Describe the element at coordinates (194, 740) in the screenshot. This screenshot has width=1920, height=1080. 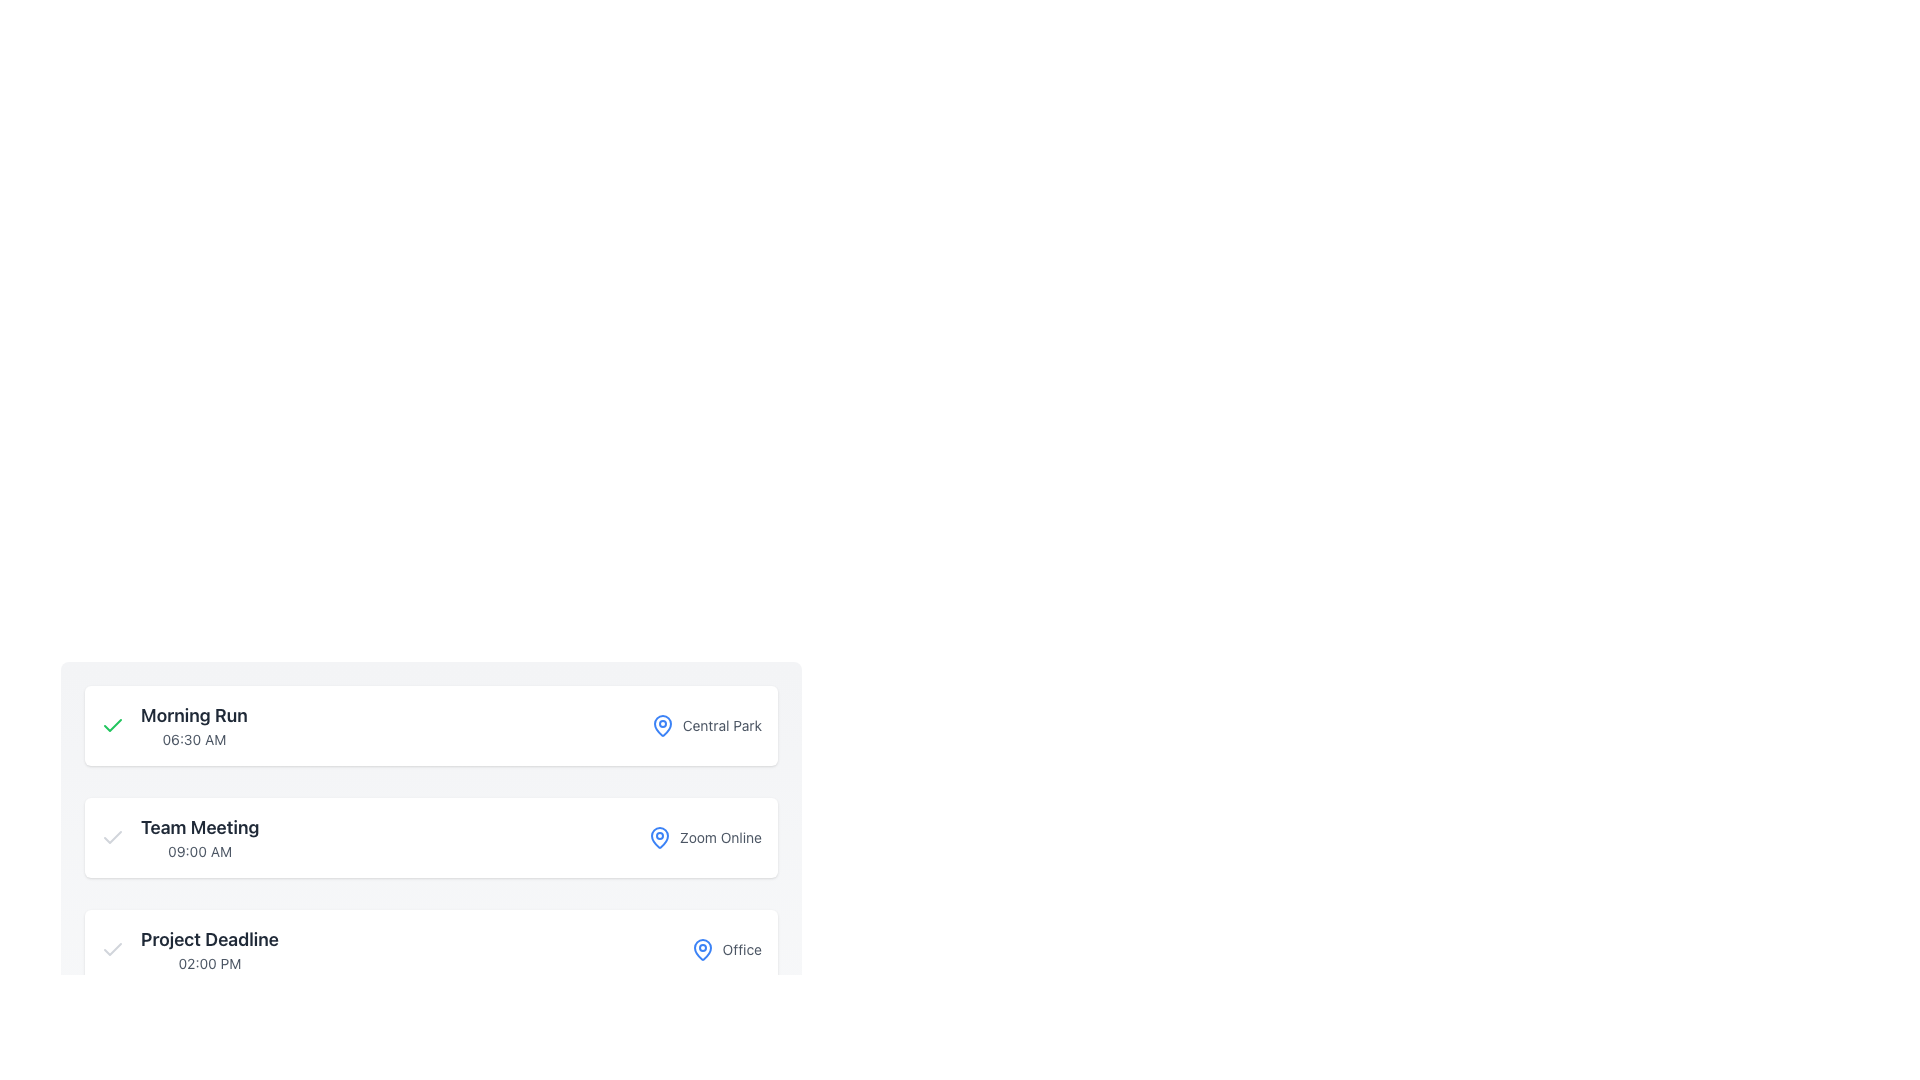
I see `the text label that displays '06:30 AM', which is styled in a small, light gray font and located slightly below the label 'Morning Run'` at that location.